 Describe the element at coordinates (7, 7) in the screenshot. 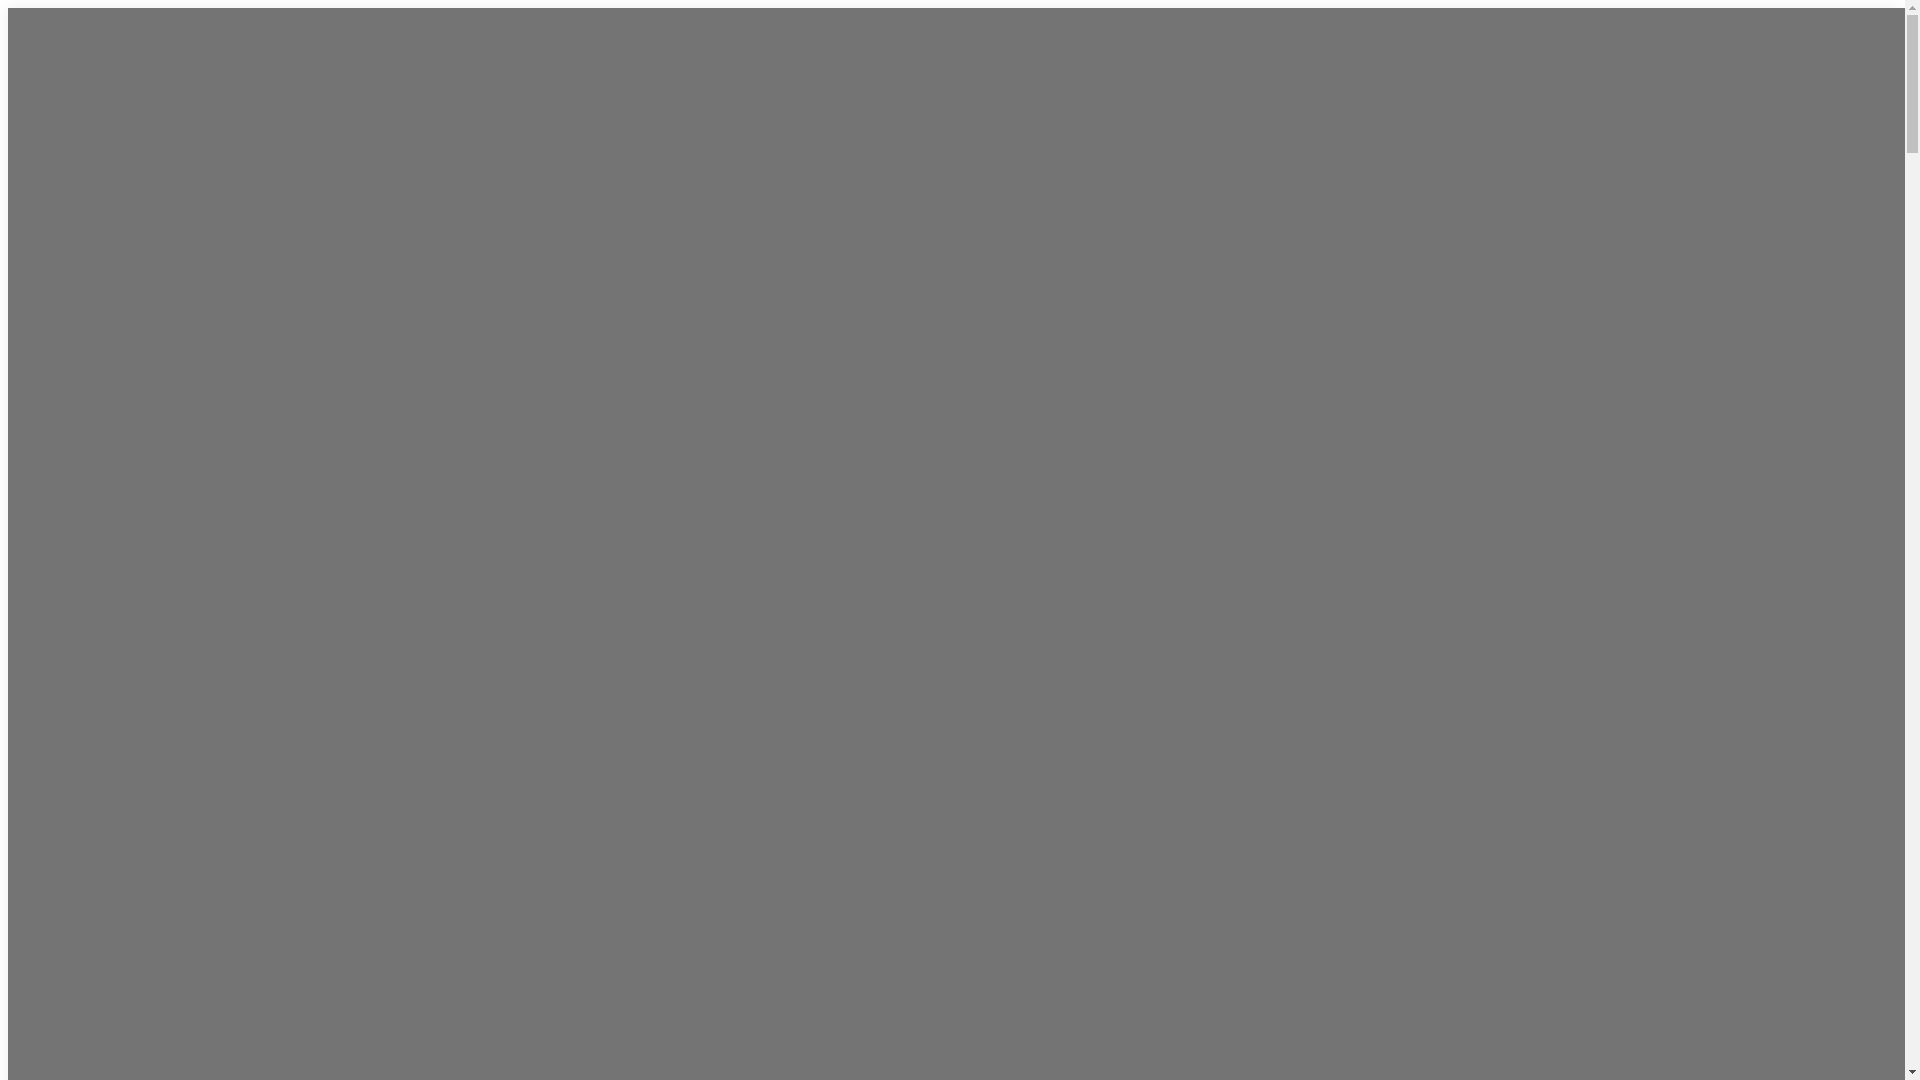

I see `'Skip to content'` at that location.